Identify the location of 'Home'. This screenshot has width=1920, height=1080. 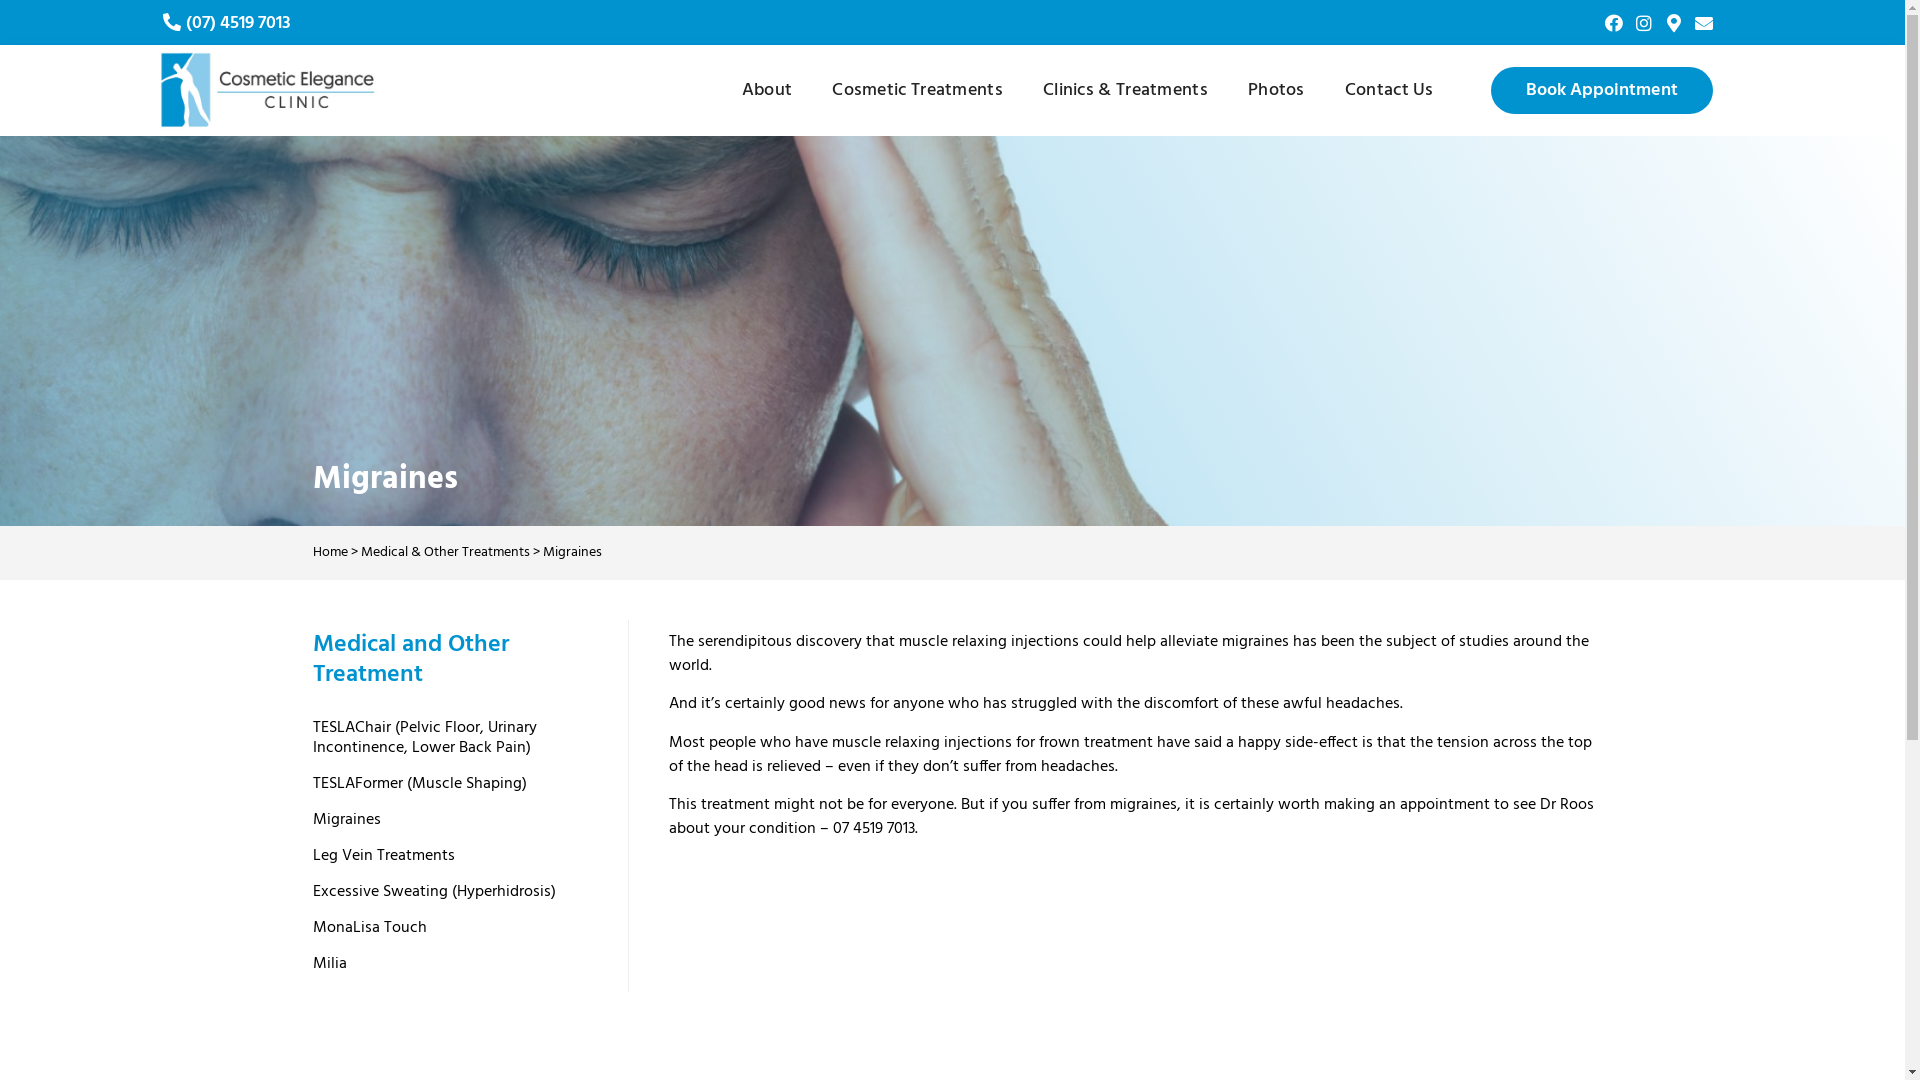
(311, 552).